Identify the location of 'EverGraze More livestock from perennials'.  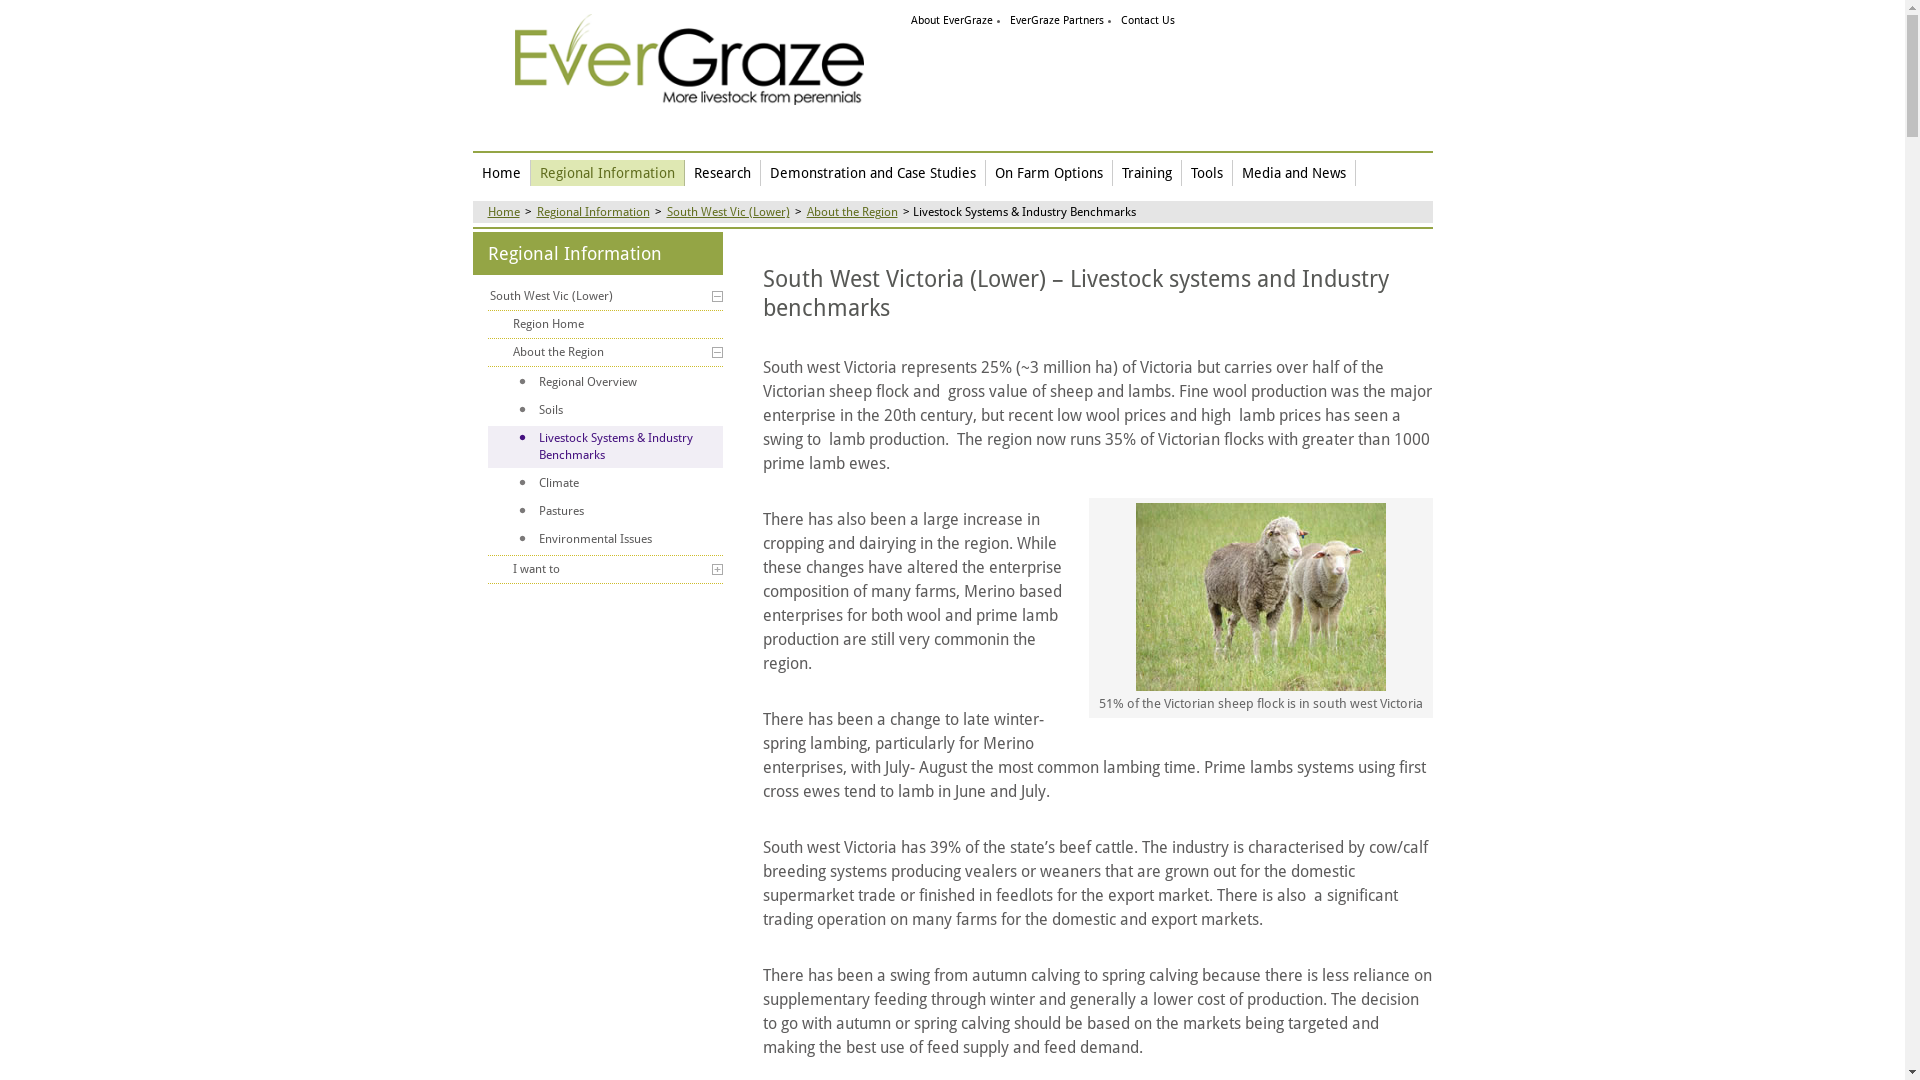
(688, 58).